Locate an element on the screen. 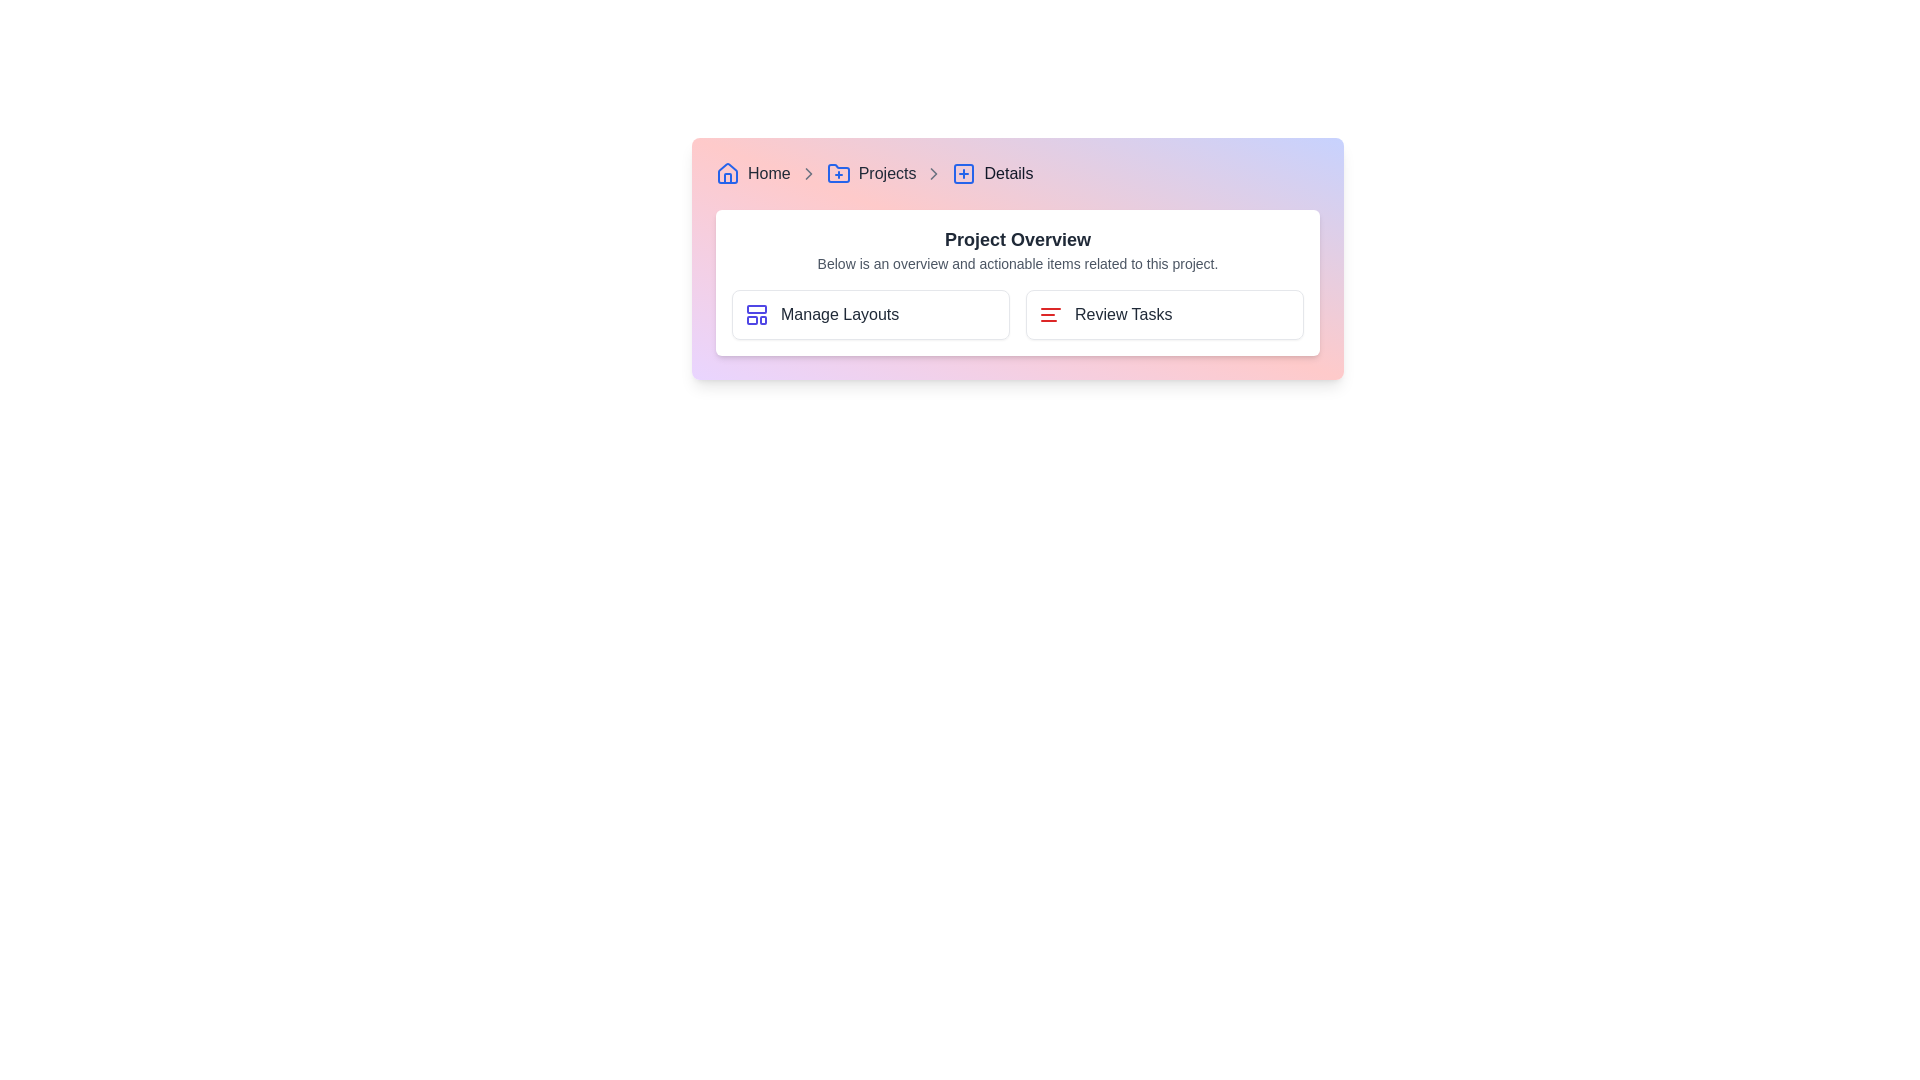  the right-pointing chevron icon in the breadcrumb navigation, located between the 'Projects' and 'Details' labels is located at coordinates (933, 172).